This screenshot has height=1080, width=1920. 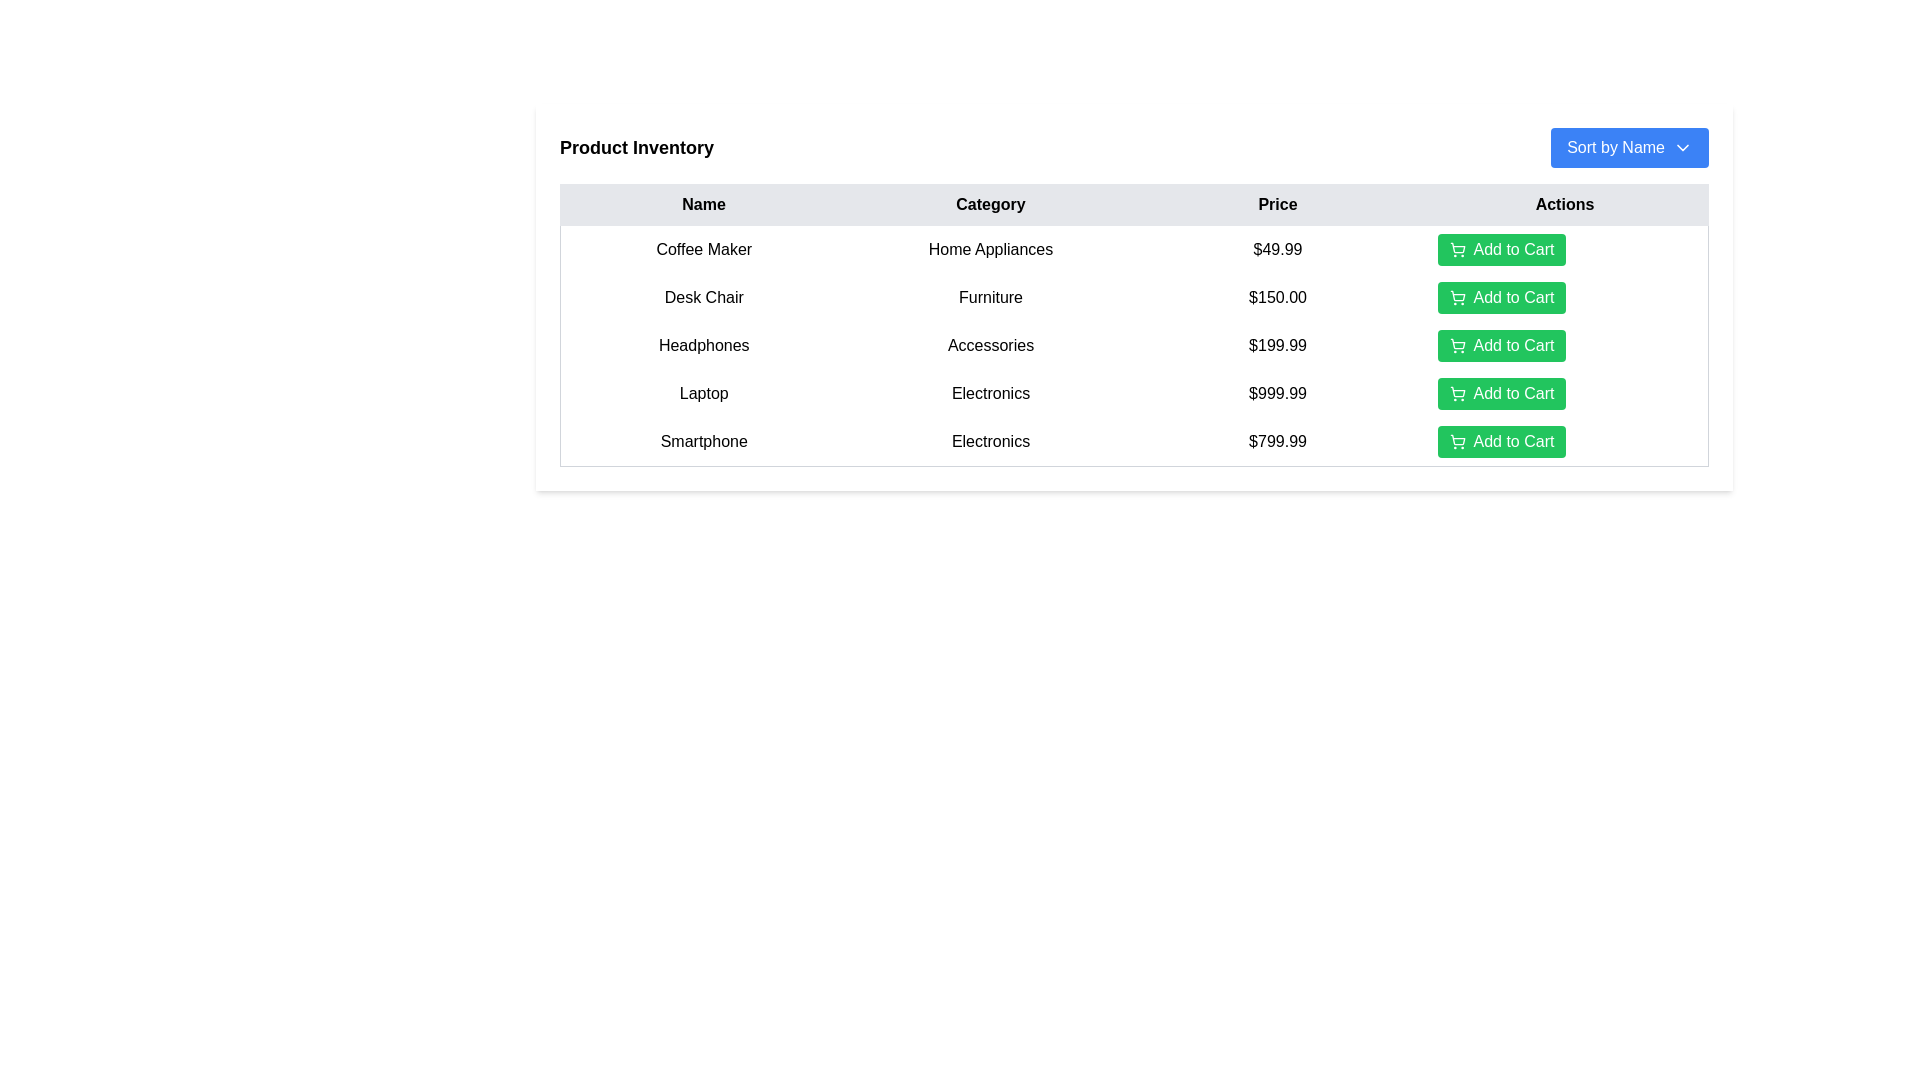 I want to click on the 'Desk Chair' text label, so click(x=704, y=297).